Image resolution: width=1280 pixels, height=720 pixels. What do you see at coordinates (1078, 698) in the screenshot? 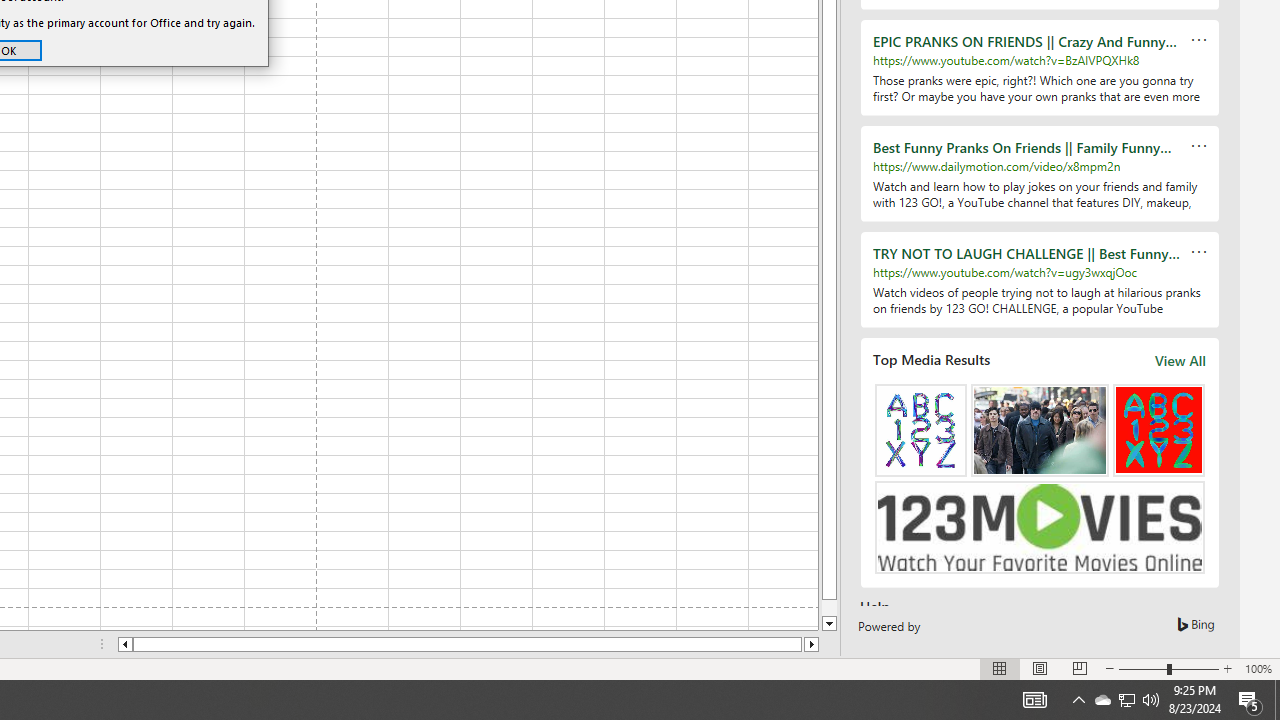
I see `'Notification Chevron'` at bounding box center [1078, 698].